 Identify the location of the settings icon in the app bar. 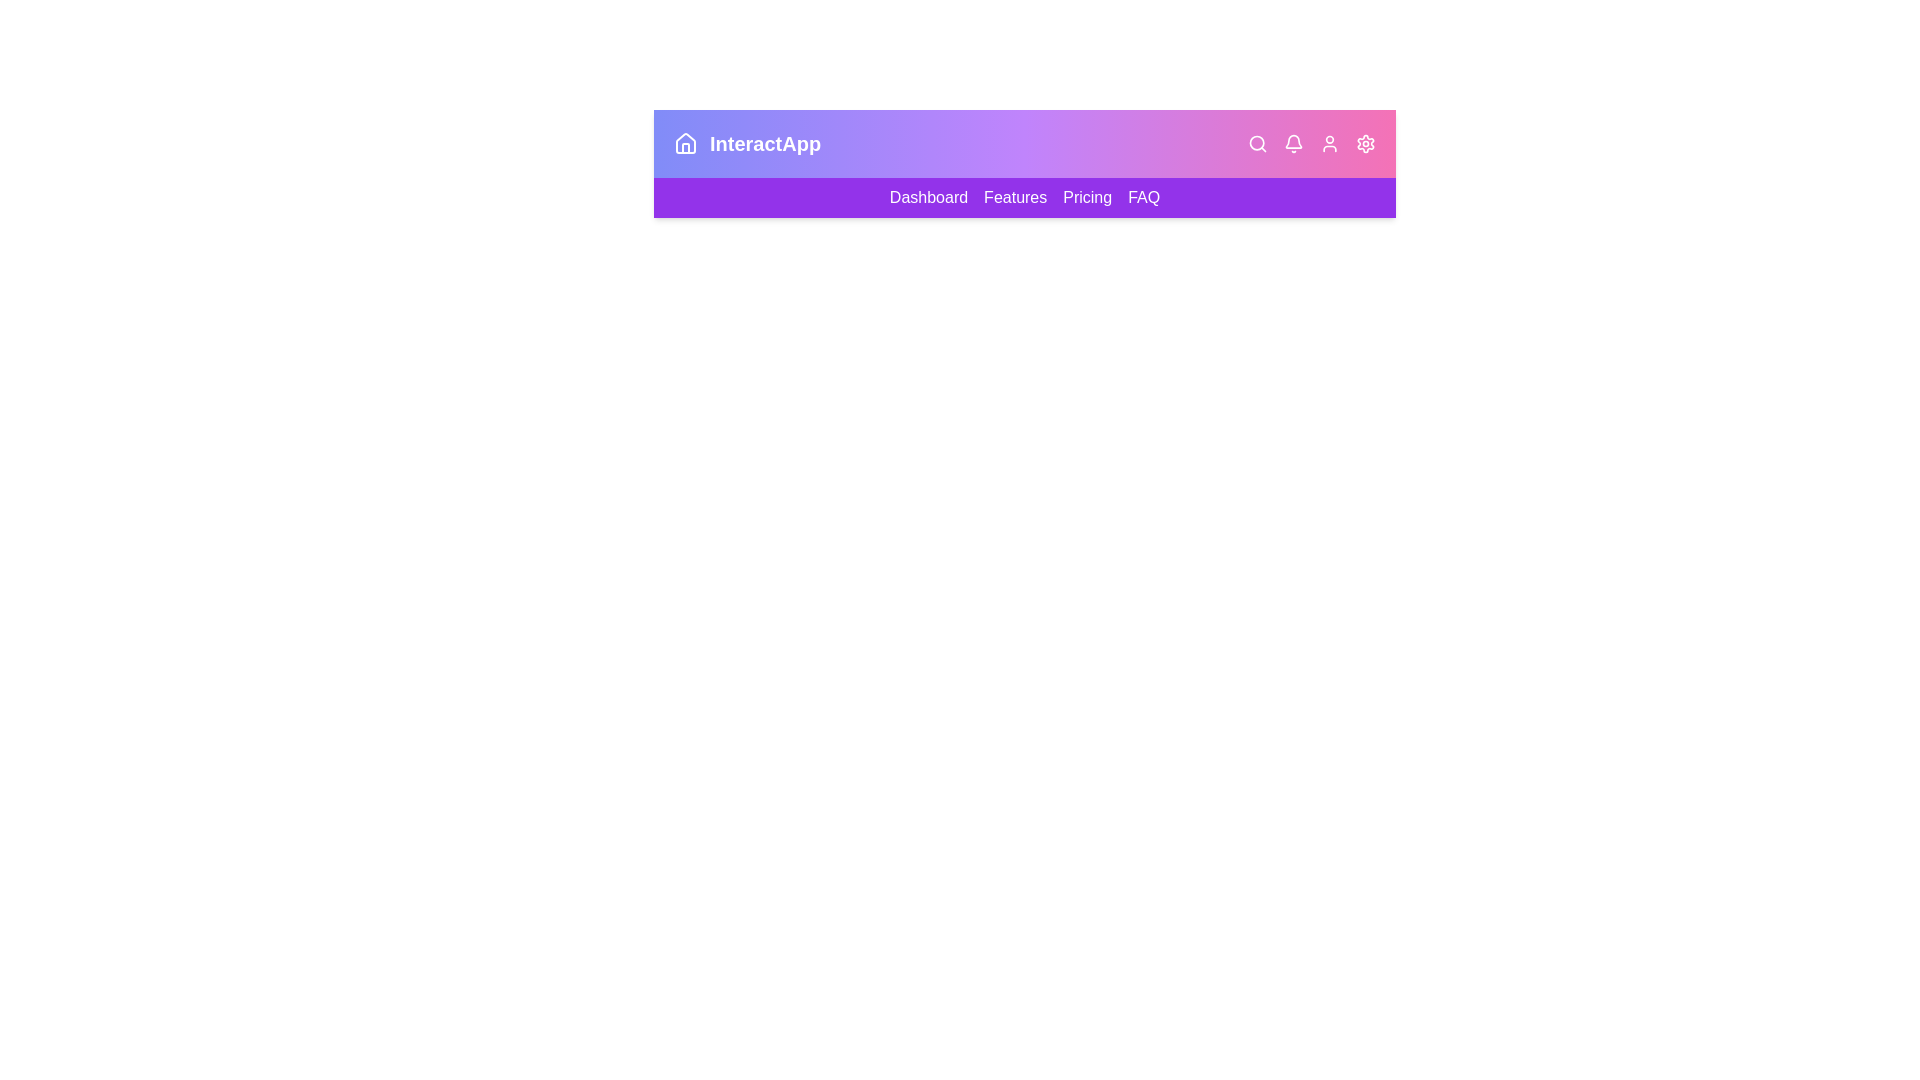
(1365, 142).